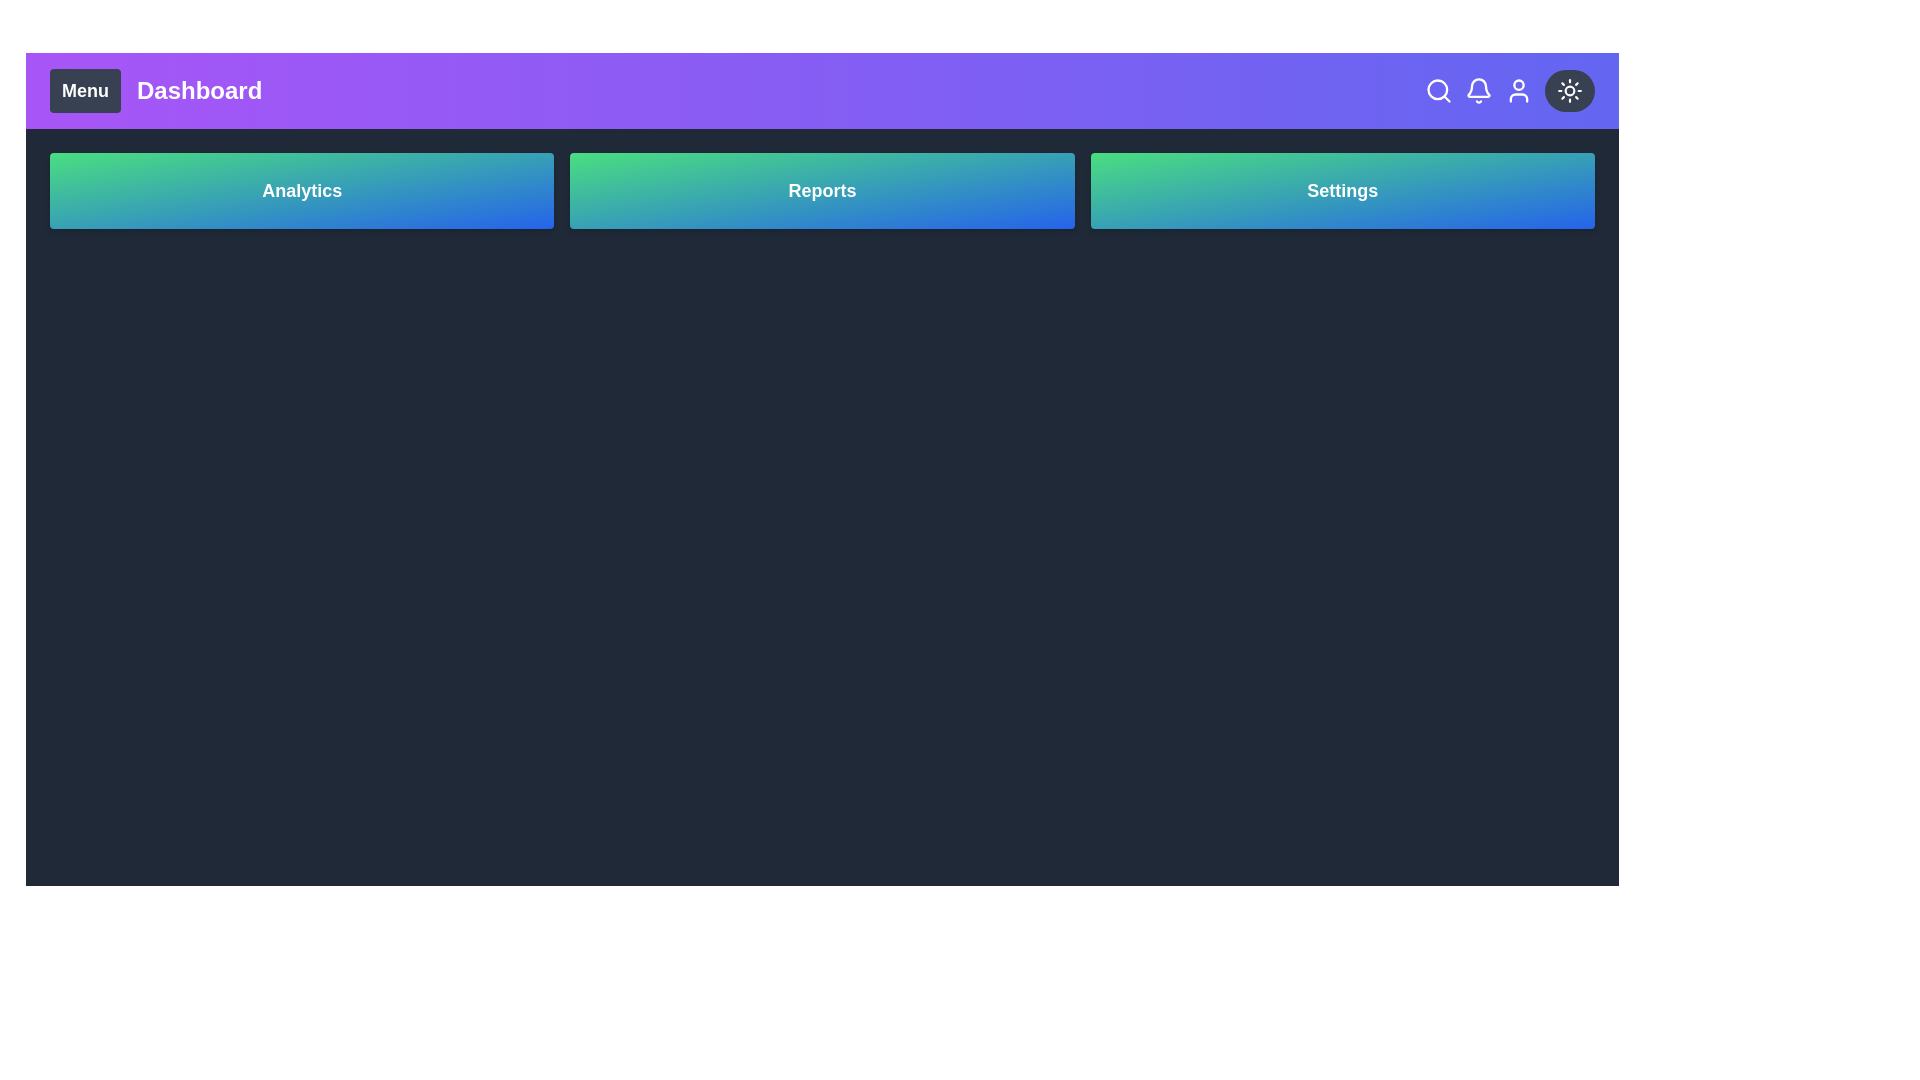 The image size is (1920, 1080). Describe the element at coordinates (1342, 191) in the screenshot. I see `the 'Settings' card to navigate to the Settings section` at that location.